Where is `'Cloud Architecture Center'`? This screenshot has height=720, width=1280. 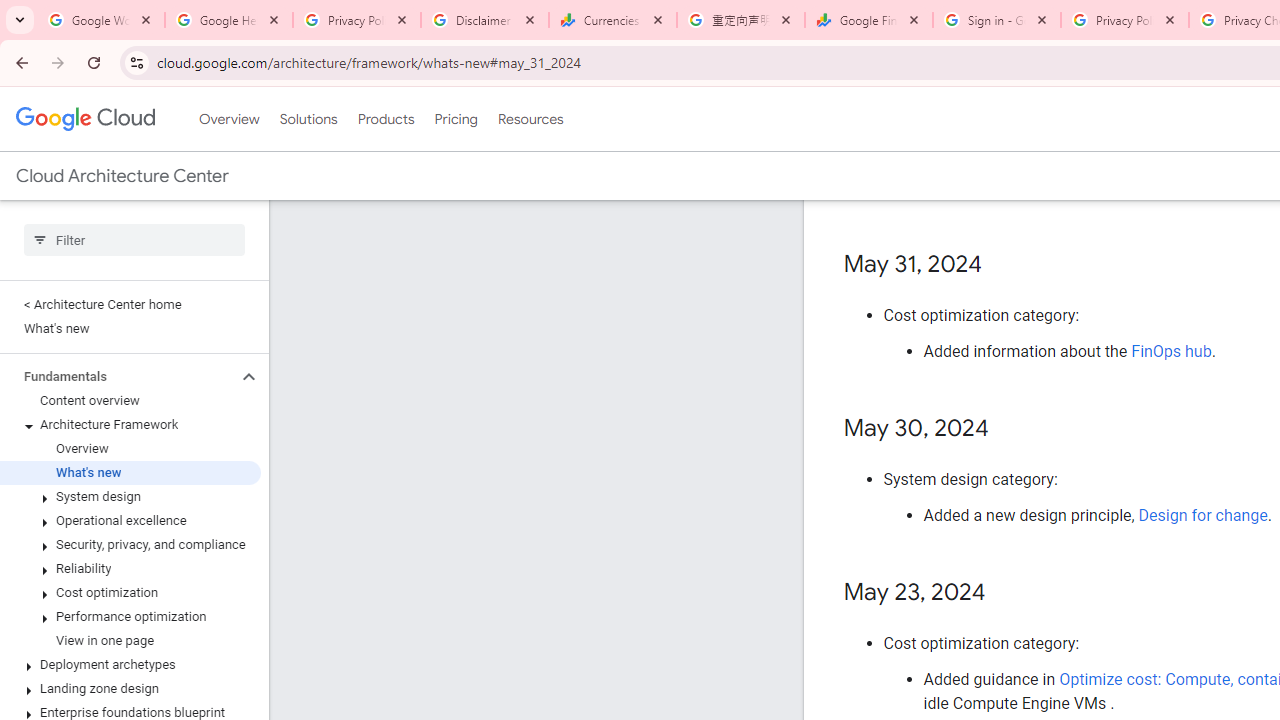 'Cloud Architecture Center' is located at coordinates (121, 175).